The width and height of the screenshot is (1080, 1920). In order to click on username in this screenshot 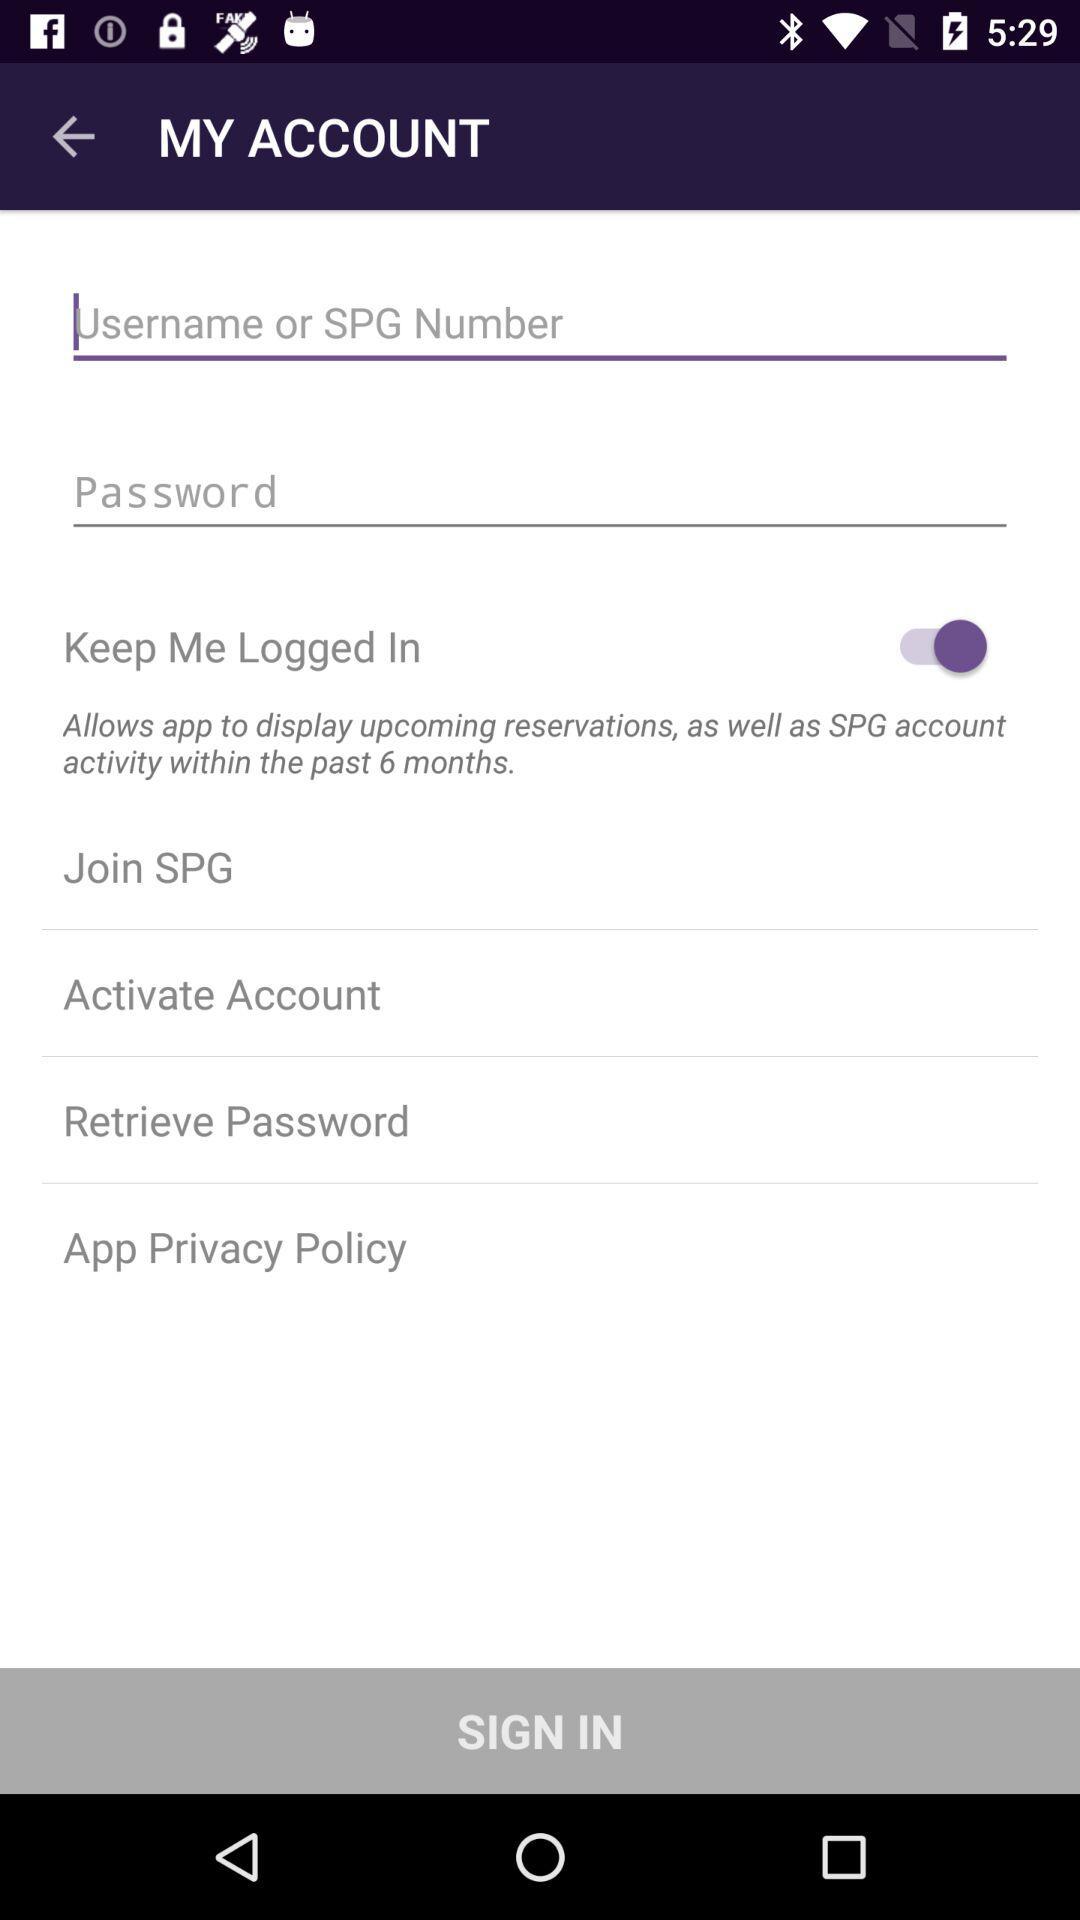, I will do `click(540, 322)`.